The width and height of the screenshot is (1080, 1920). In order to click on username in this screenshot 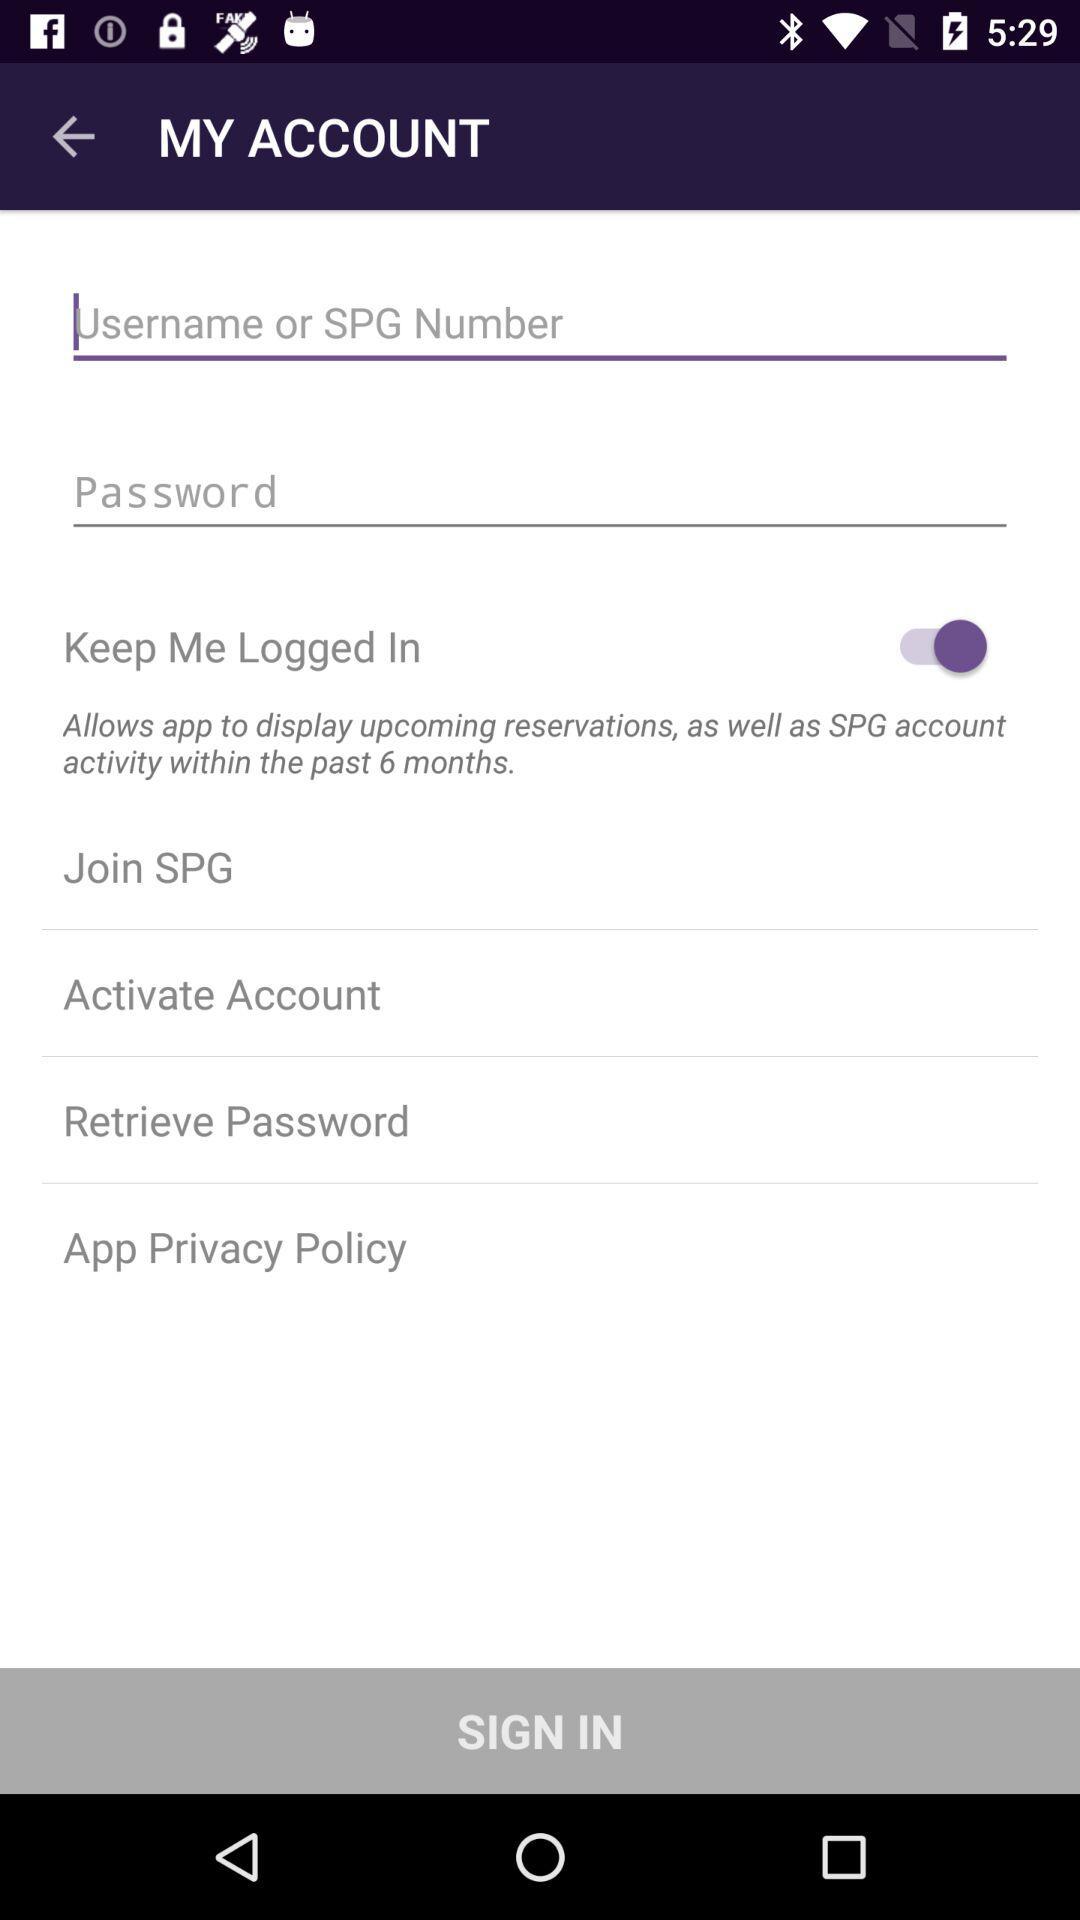, I will do `click(540, 322)`.